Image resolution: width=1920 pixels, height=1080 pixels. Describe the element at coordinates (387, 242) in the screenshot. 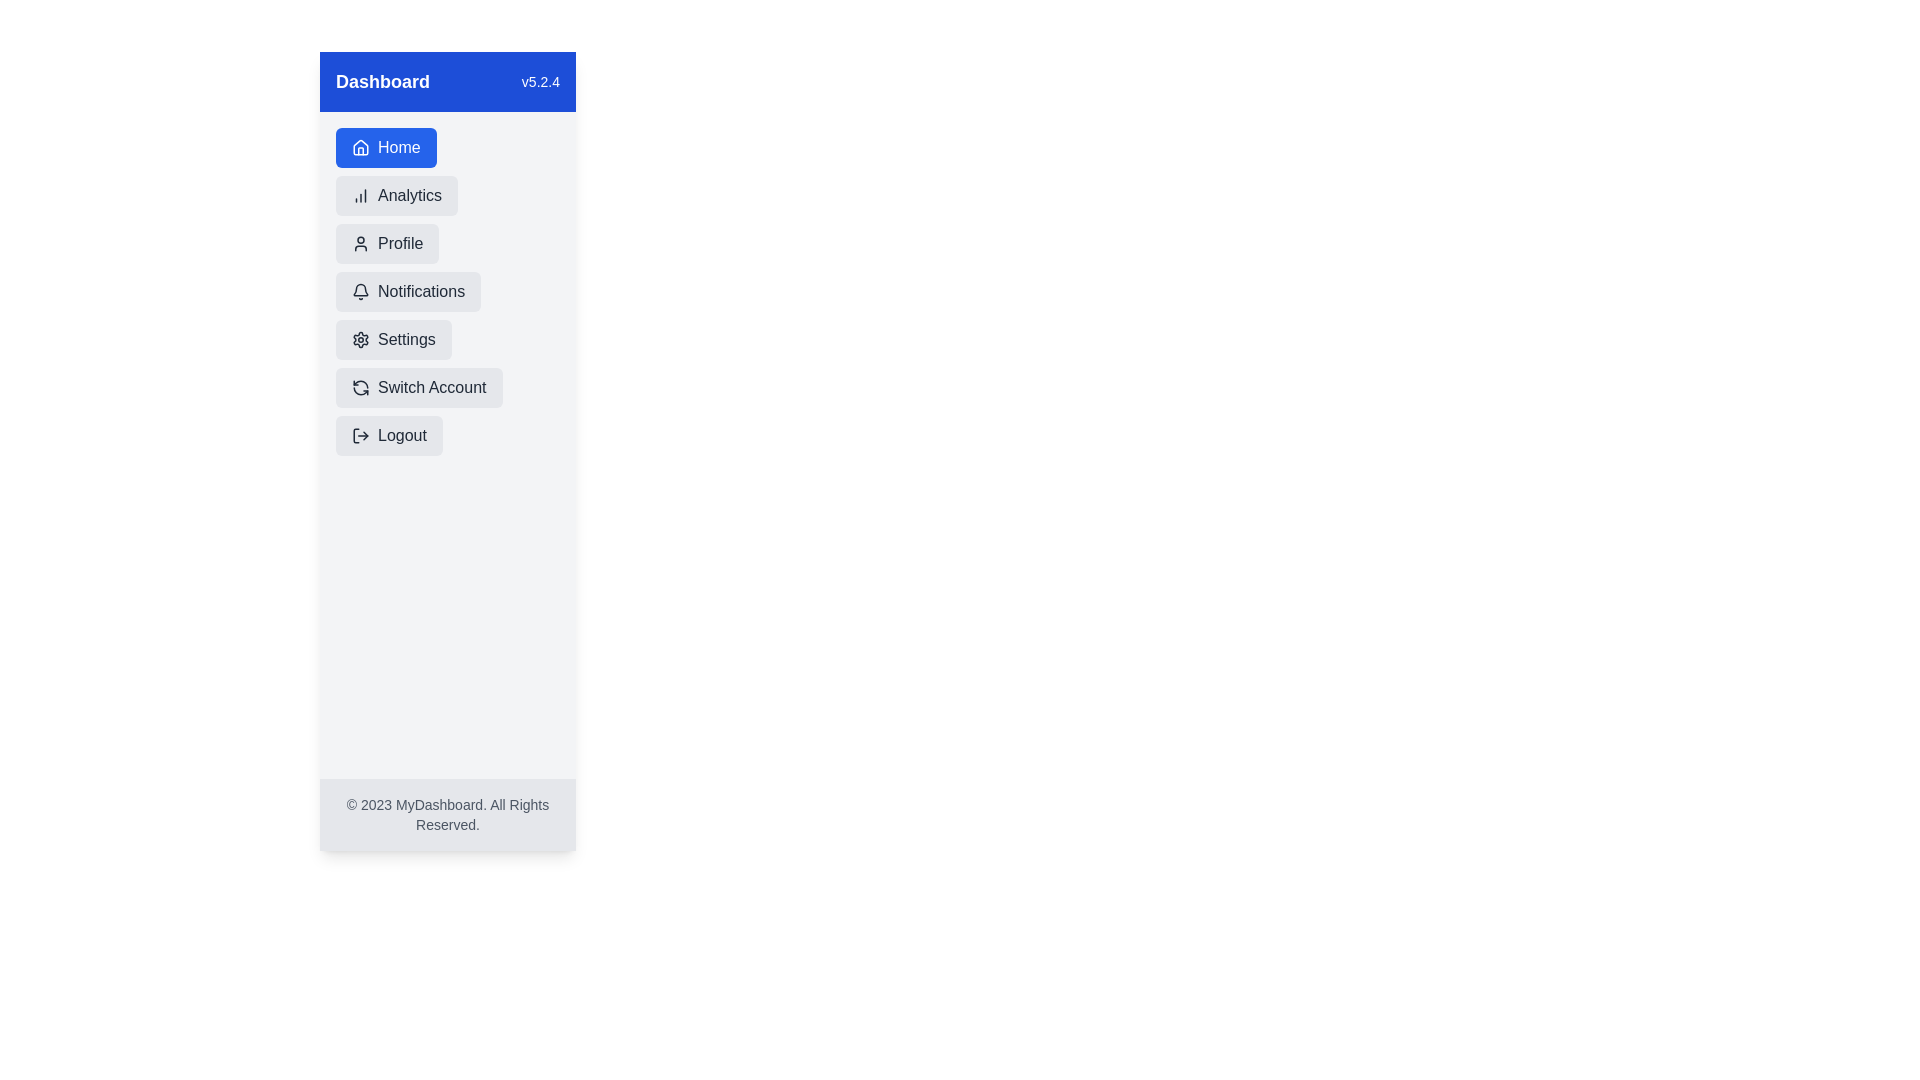

I see `the navigational button for the 'Profile' section, positioned as the third item in the vertical list of buttons on the left side, located between the 'Analytics' and 'Notifications' buttons` at that location.